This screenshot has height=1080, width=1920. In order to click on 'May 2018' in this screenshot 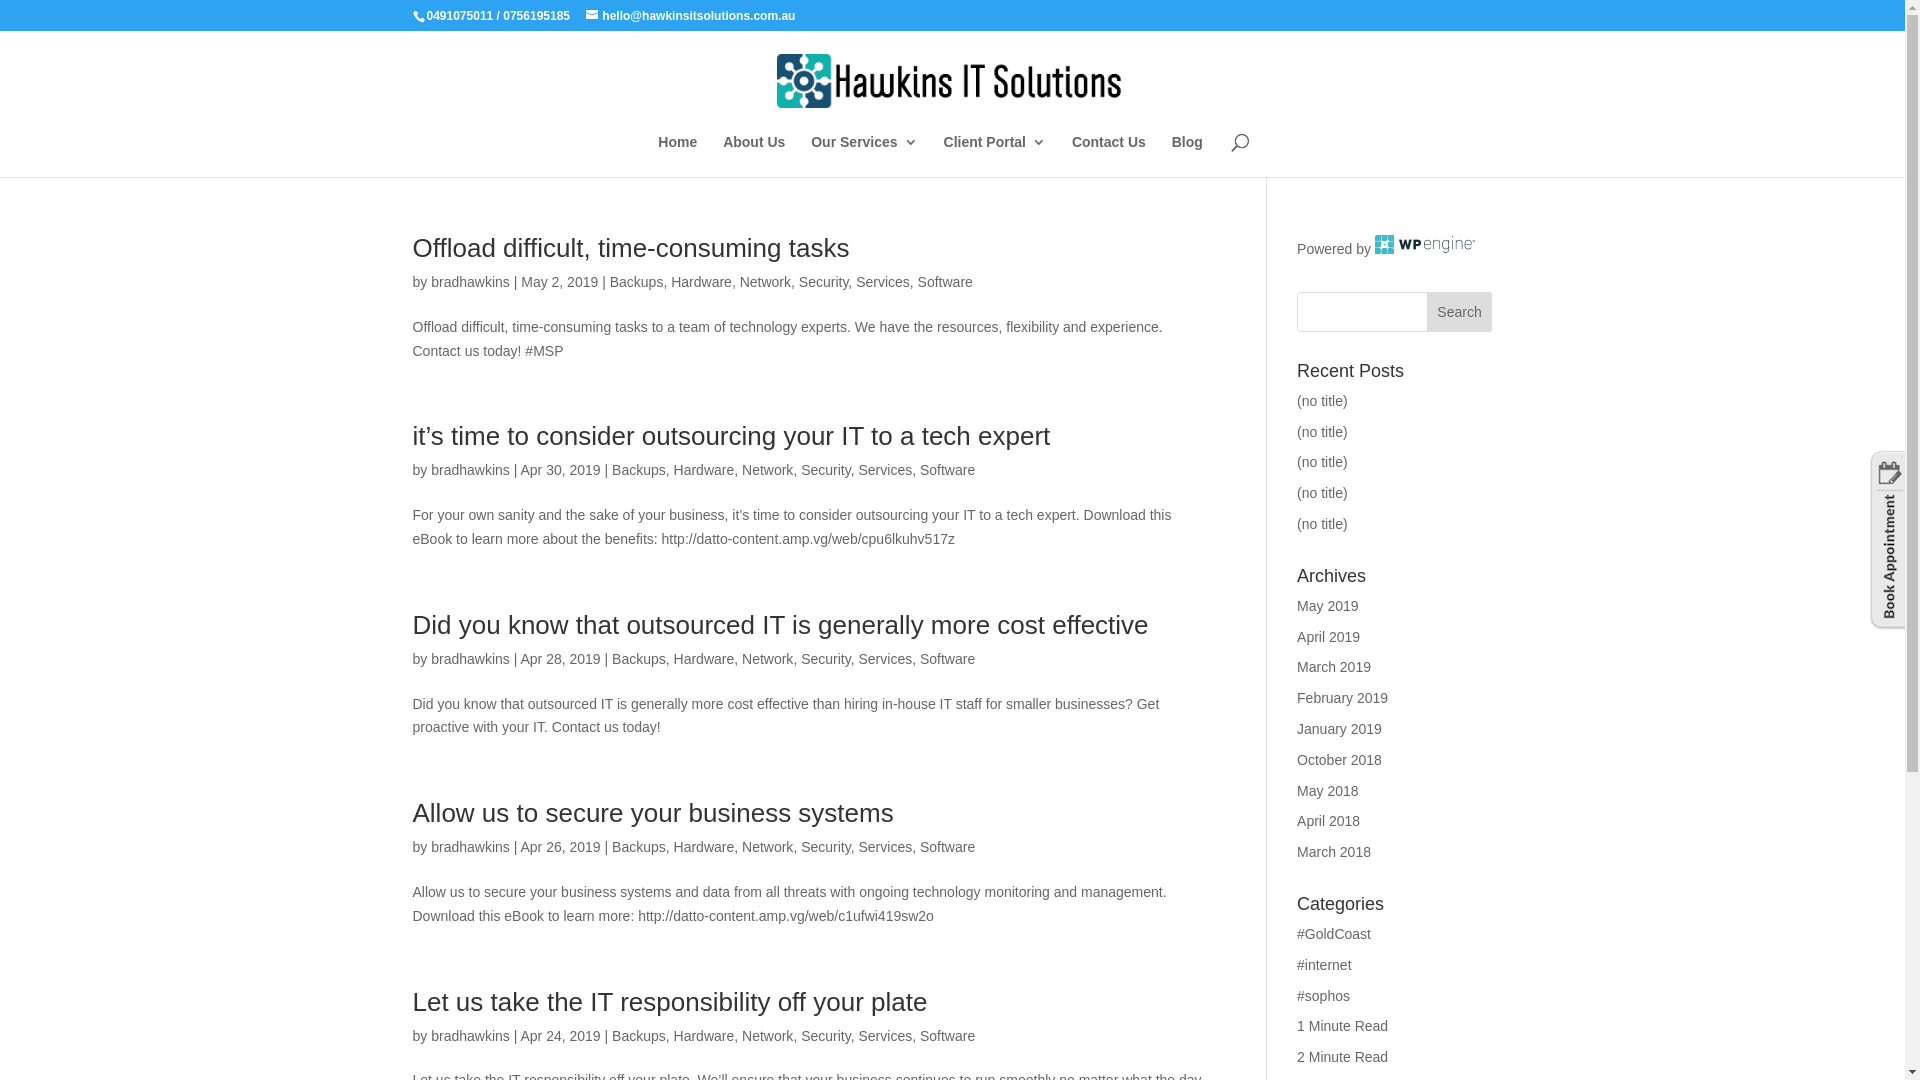, I will do `click(1296, 789)`.